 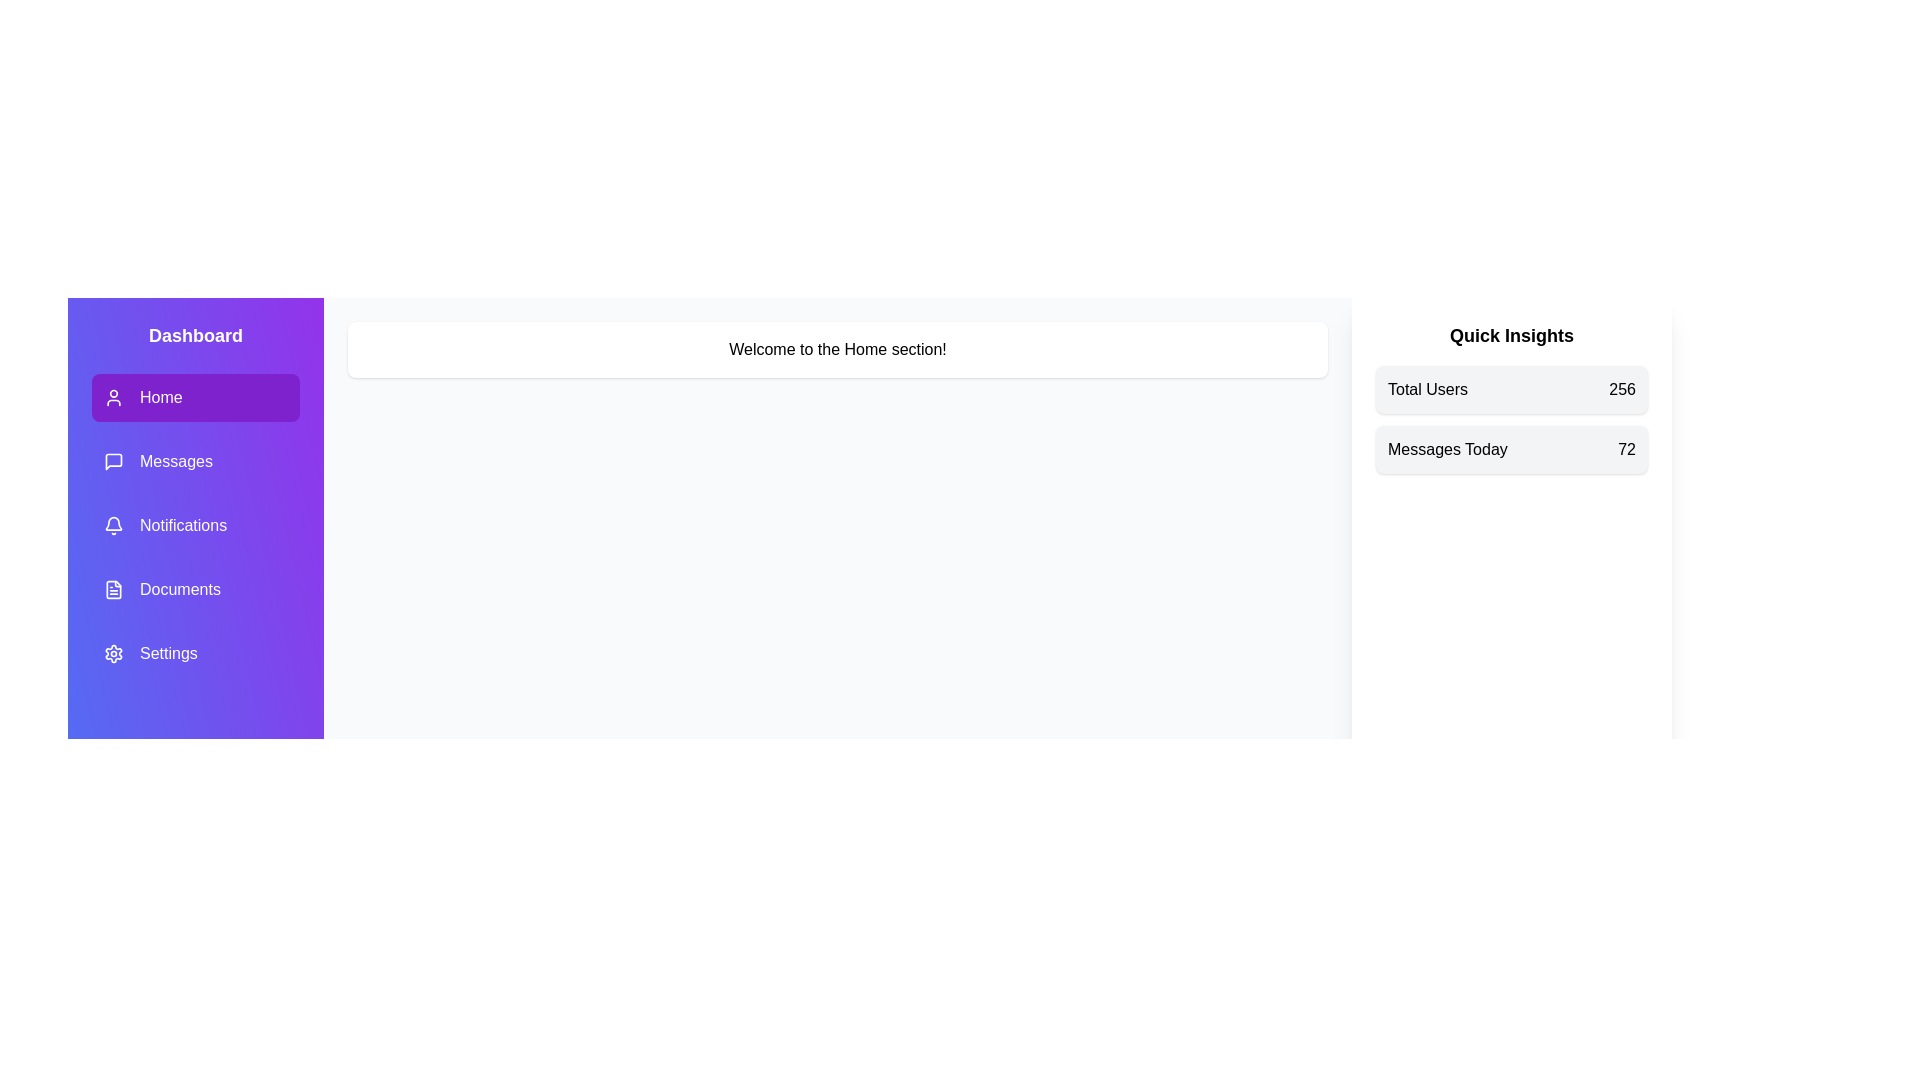 I want to click on the circular user silhouette icon located in the sidebar next to the 'Home' text label, so click(x=113, y=397).